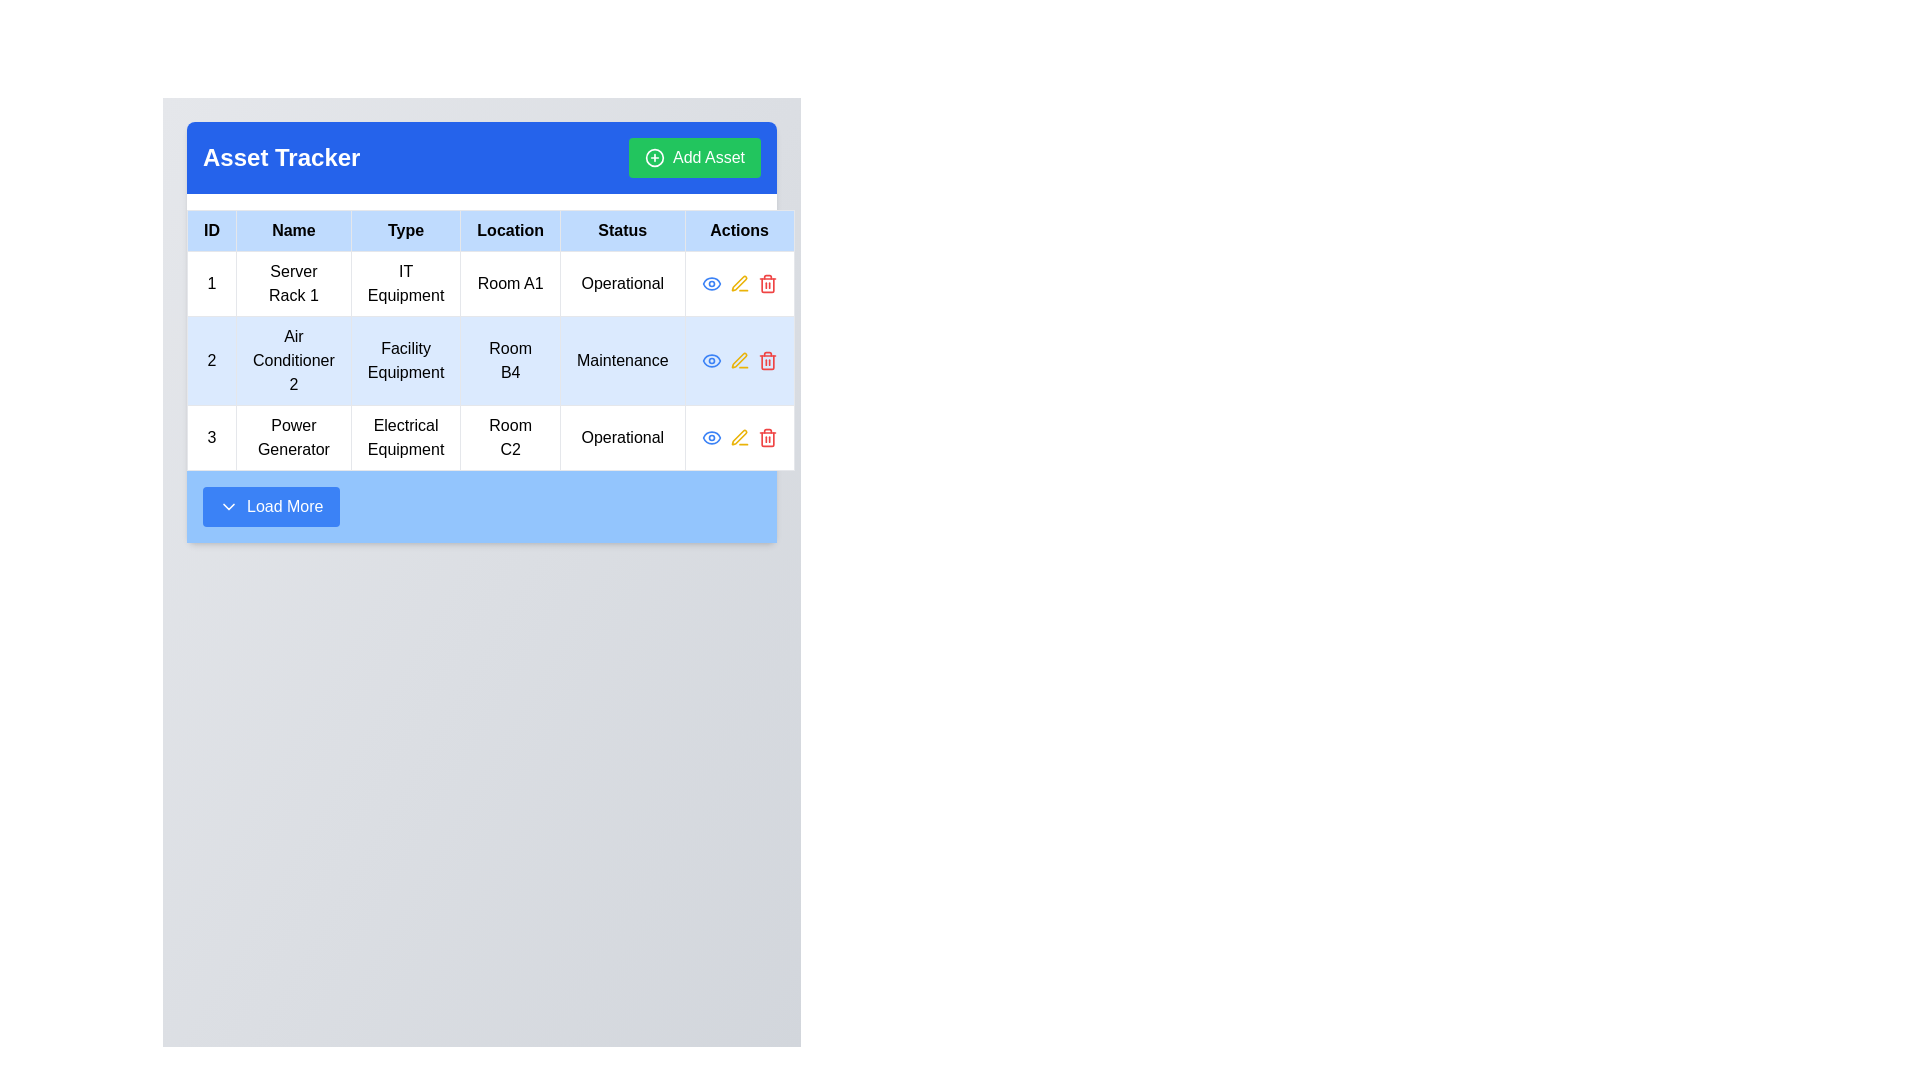  What do you see at coordinates (510, 284) in the screenshot?
I see `the static text element that displays 'Room A1', styled with padding and enclosed in a bordered box, located in the fourth column of the first row under the 'Location' header` at bounding box center [510, 284].